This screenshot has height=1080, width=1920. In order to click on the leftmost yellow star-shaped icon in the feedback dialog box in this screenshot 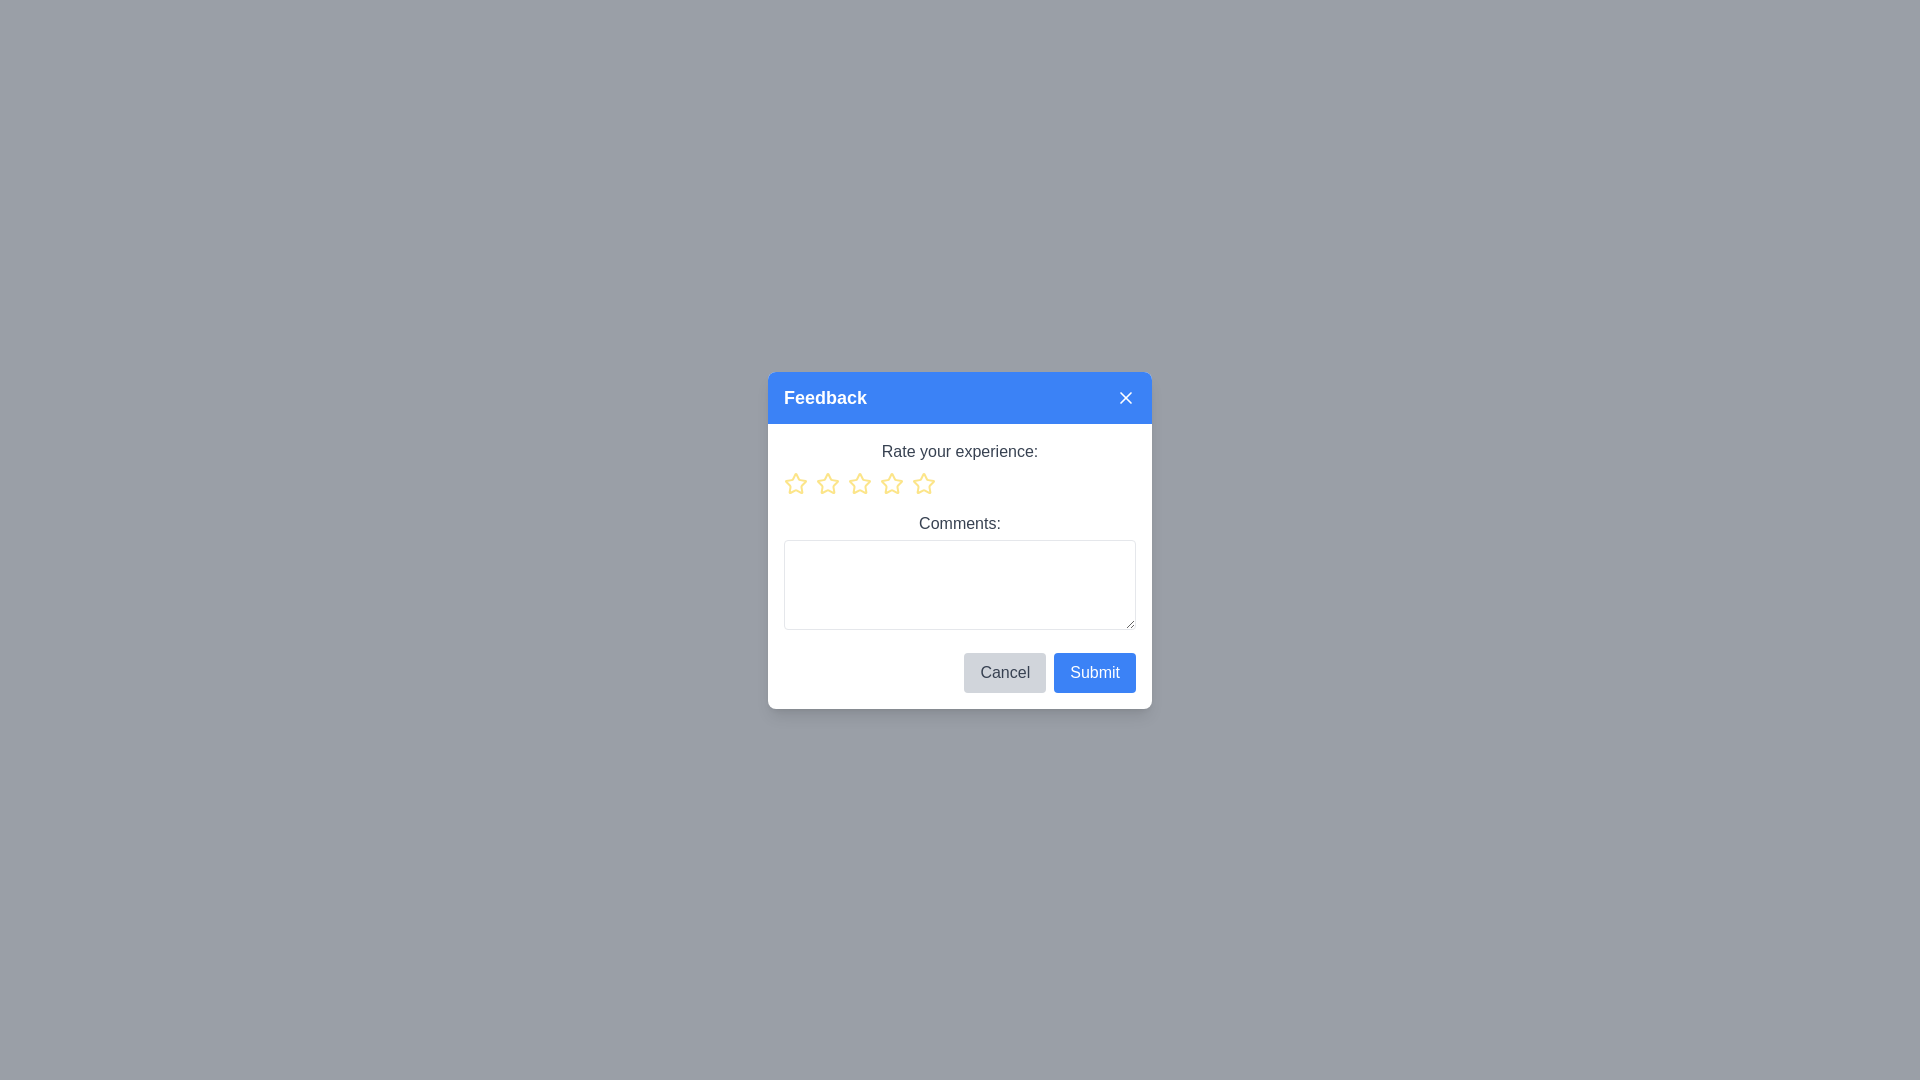, I will do `click(795, 483)`.